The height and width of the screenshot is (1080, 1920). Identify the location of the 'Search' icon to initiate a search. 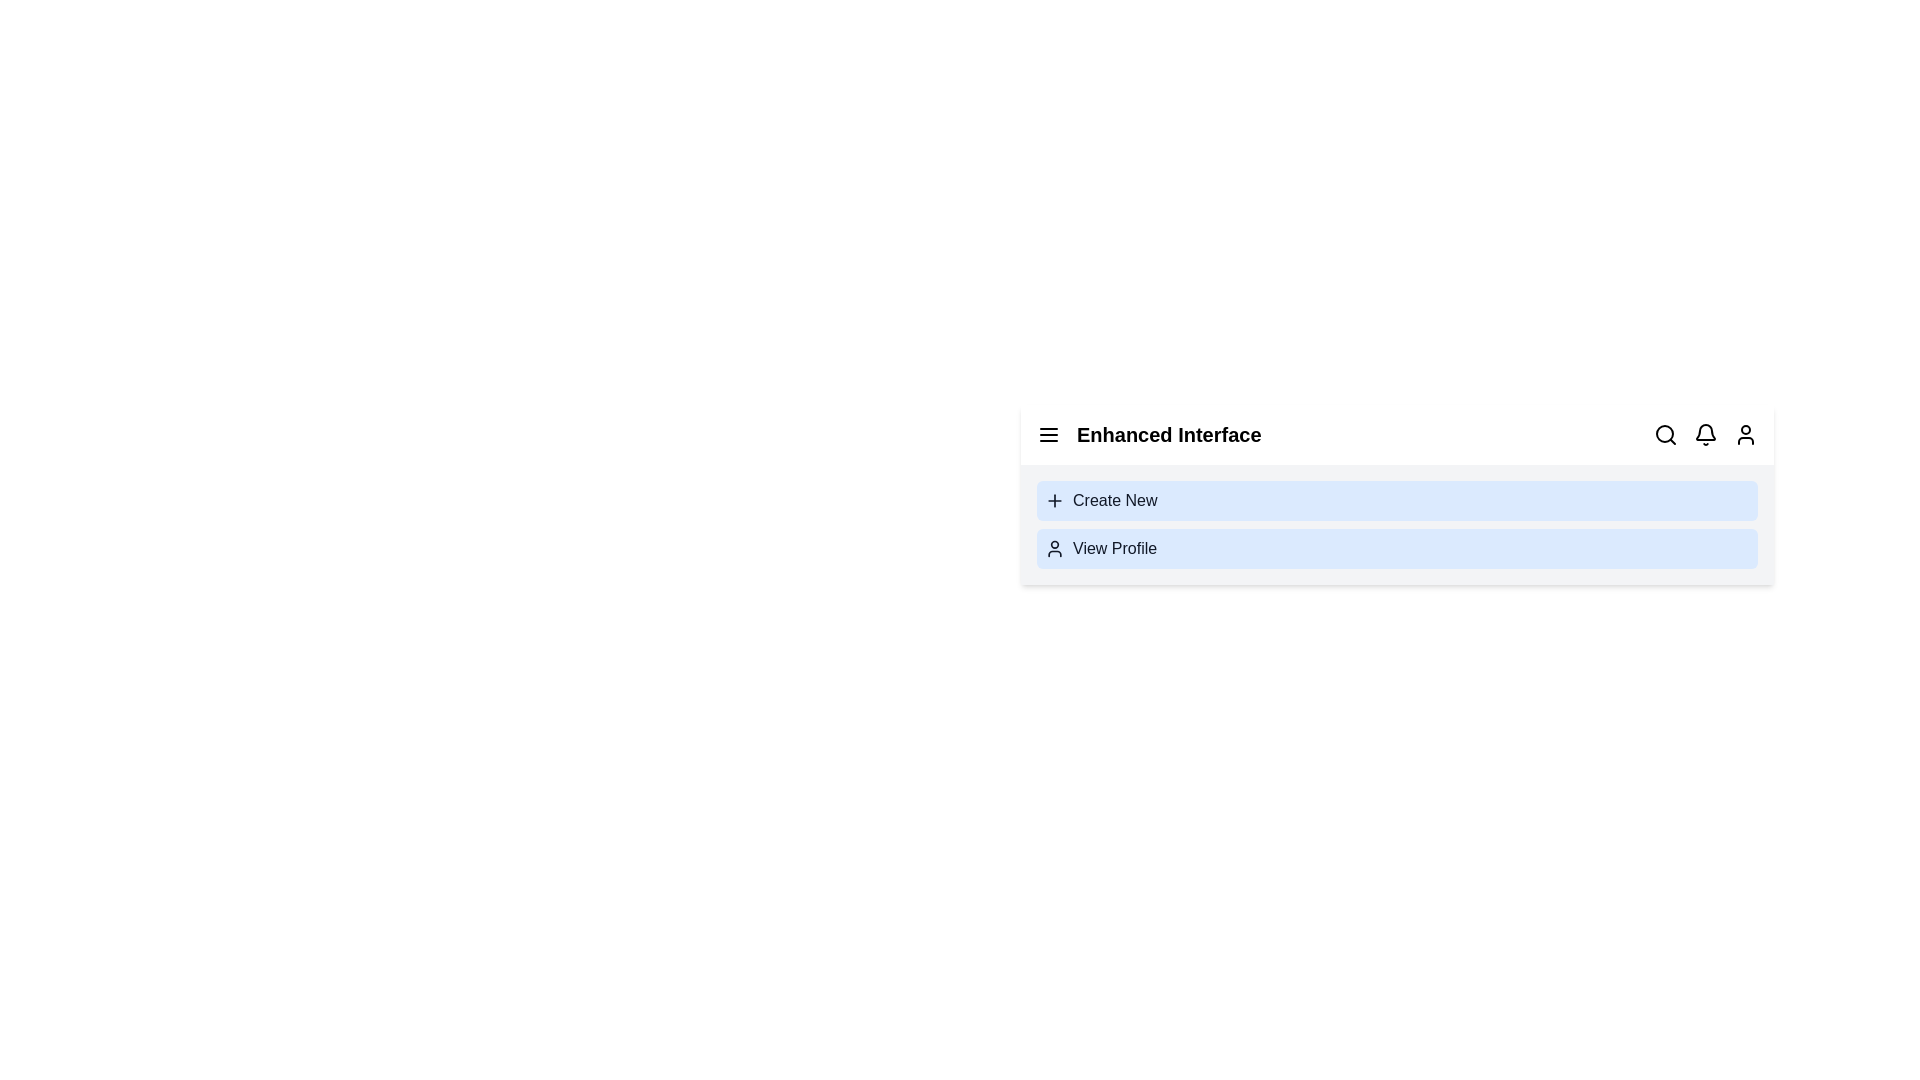
(1665, 434).